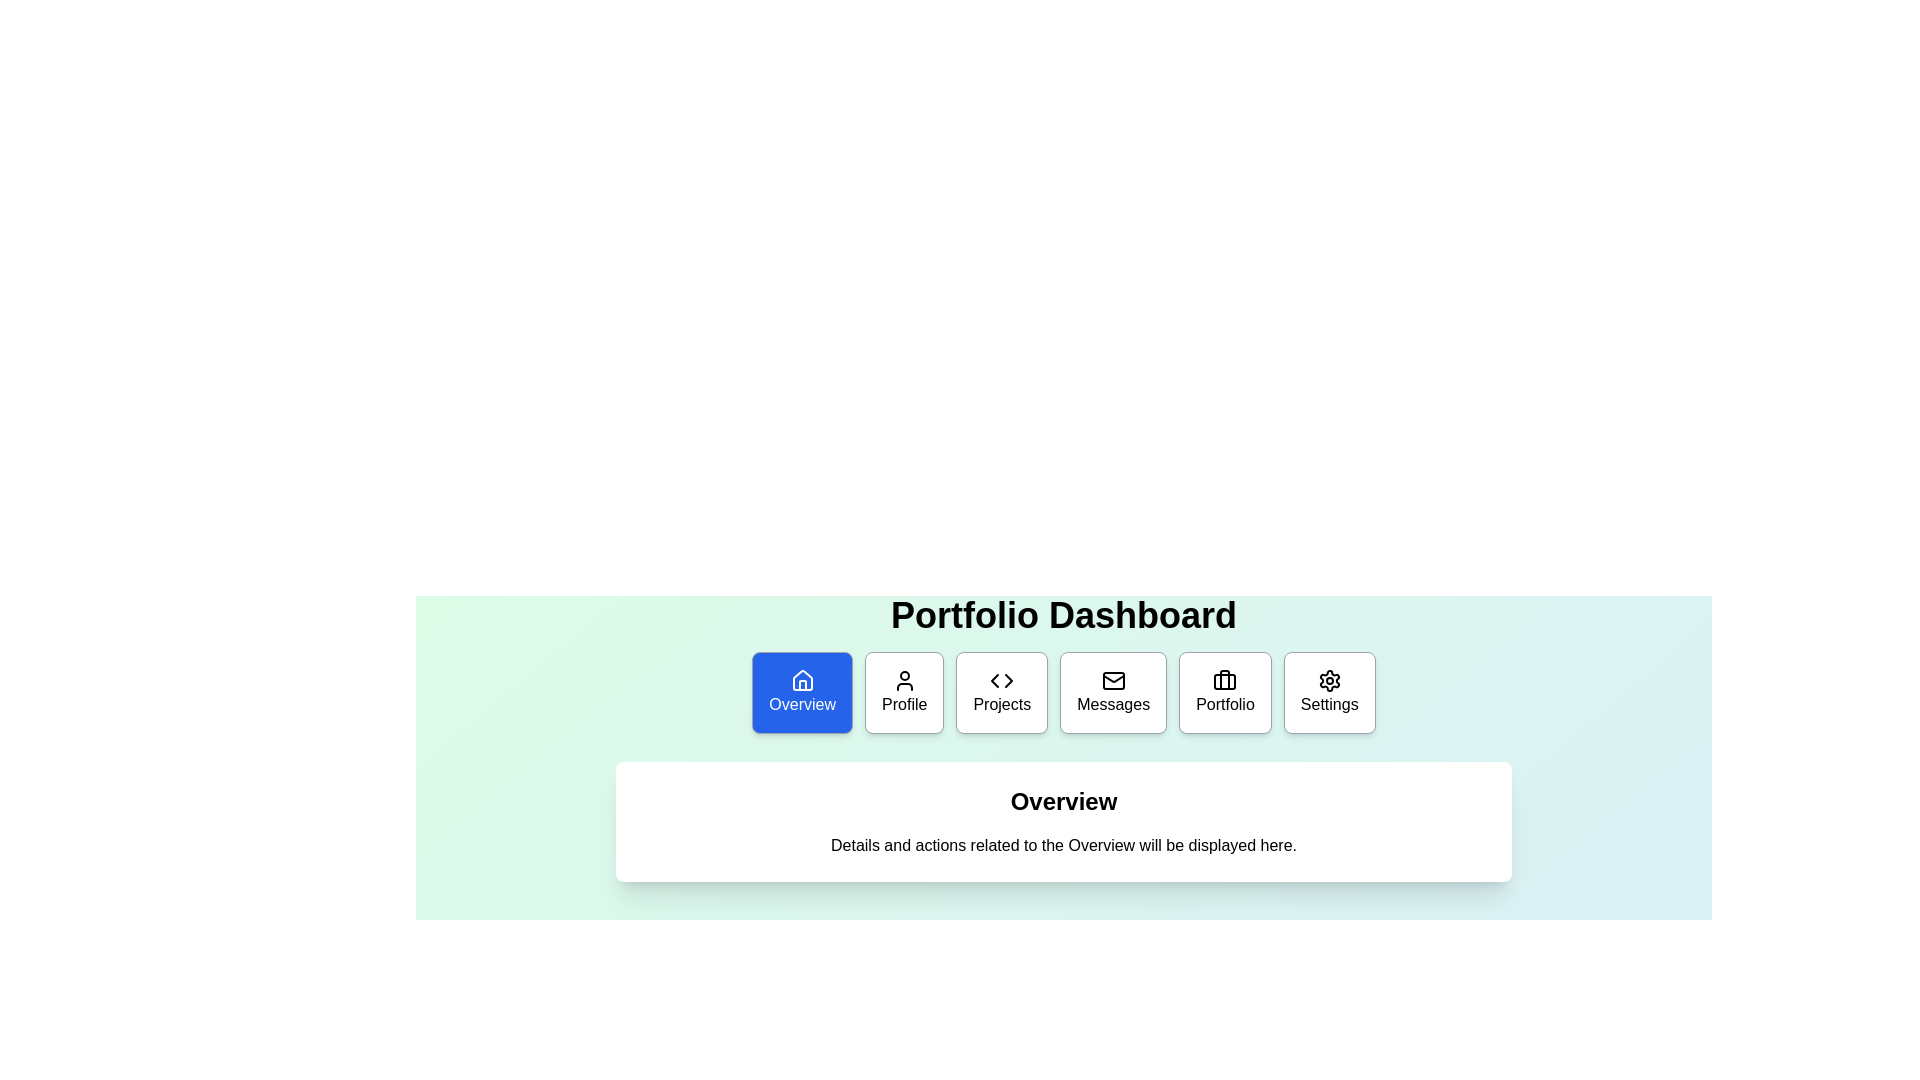 Image resolution: width=1920 pixels, height=1080 pixels. Describe the element at coordinates (903, 680) in the screenshot. I see `the user icon, which is a simple outline of a person inside a circle, located inside the second box in the horizontal row of menu options beneath the 'Portfolio Dashboard' title` at that location.